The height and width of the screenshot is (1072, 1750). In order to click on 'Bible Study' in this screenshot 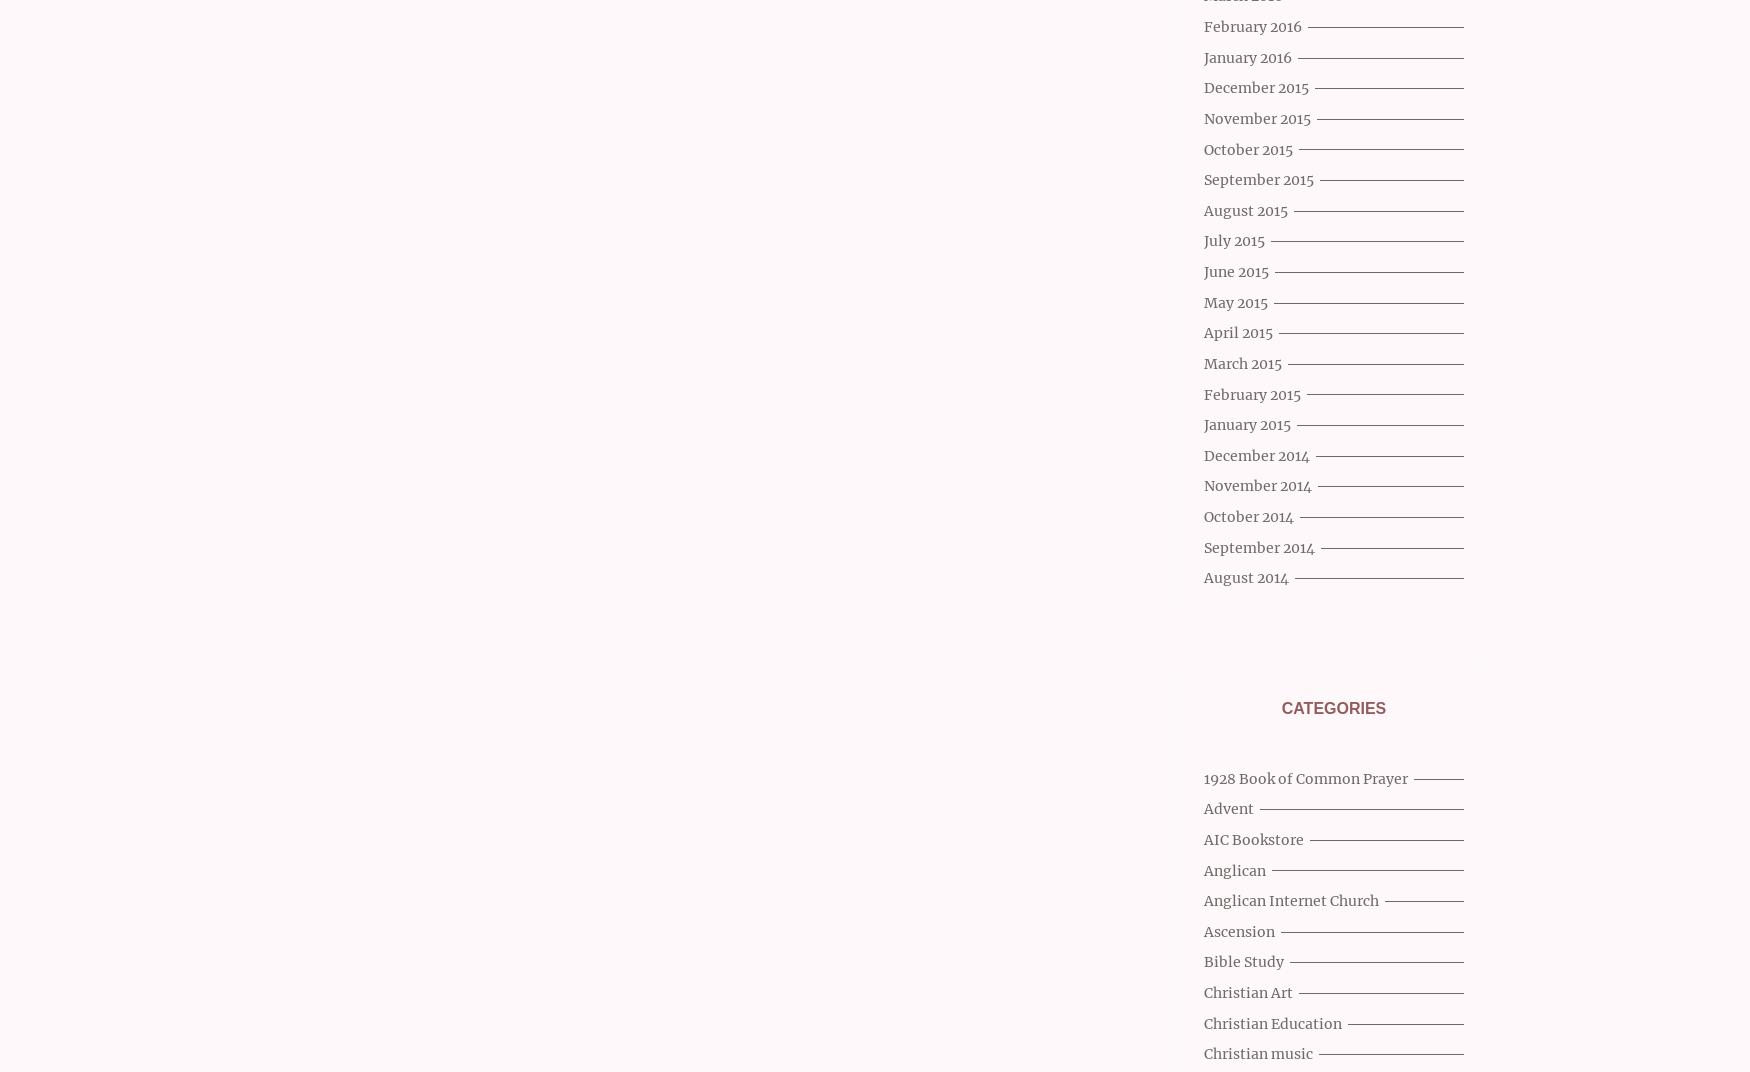, I will do `click(1204, 961)`.